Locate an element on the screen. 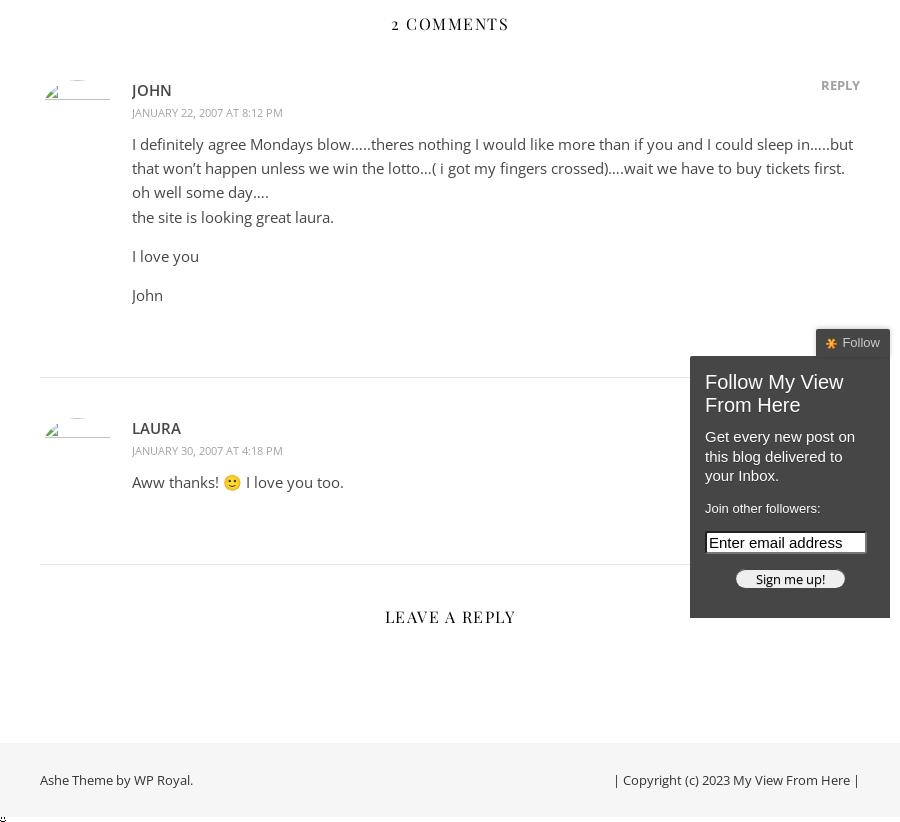 This screenshot has width=900, height=822. '.' is located at coordinates (191, 778).